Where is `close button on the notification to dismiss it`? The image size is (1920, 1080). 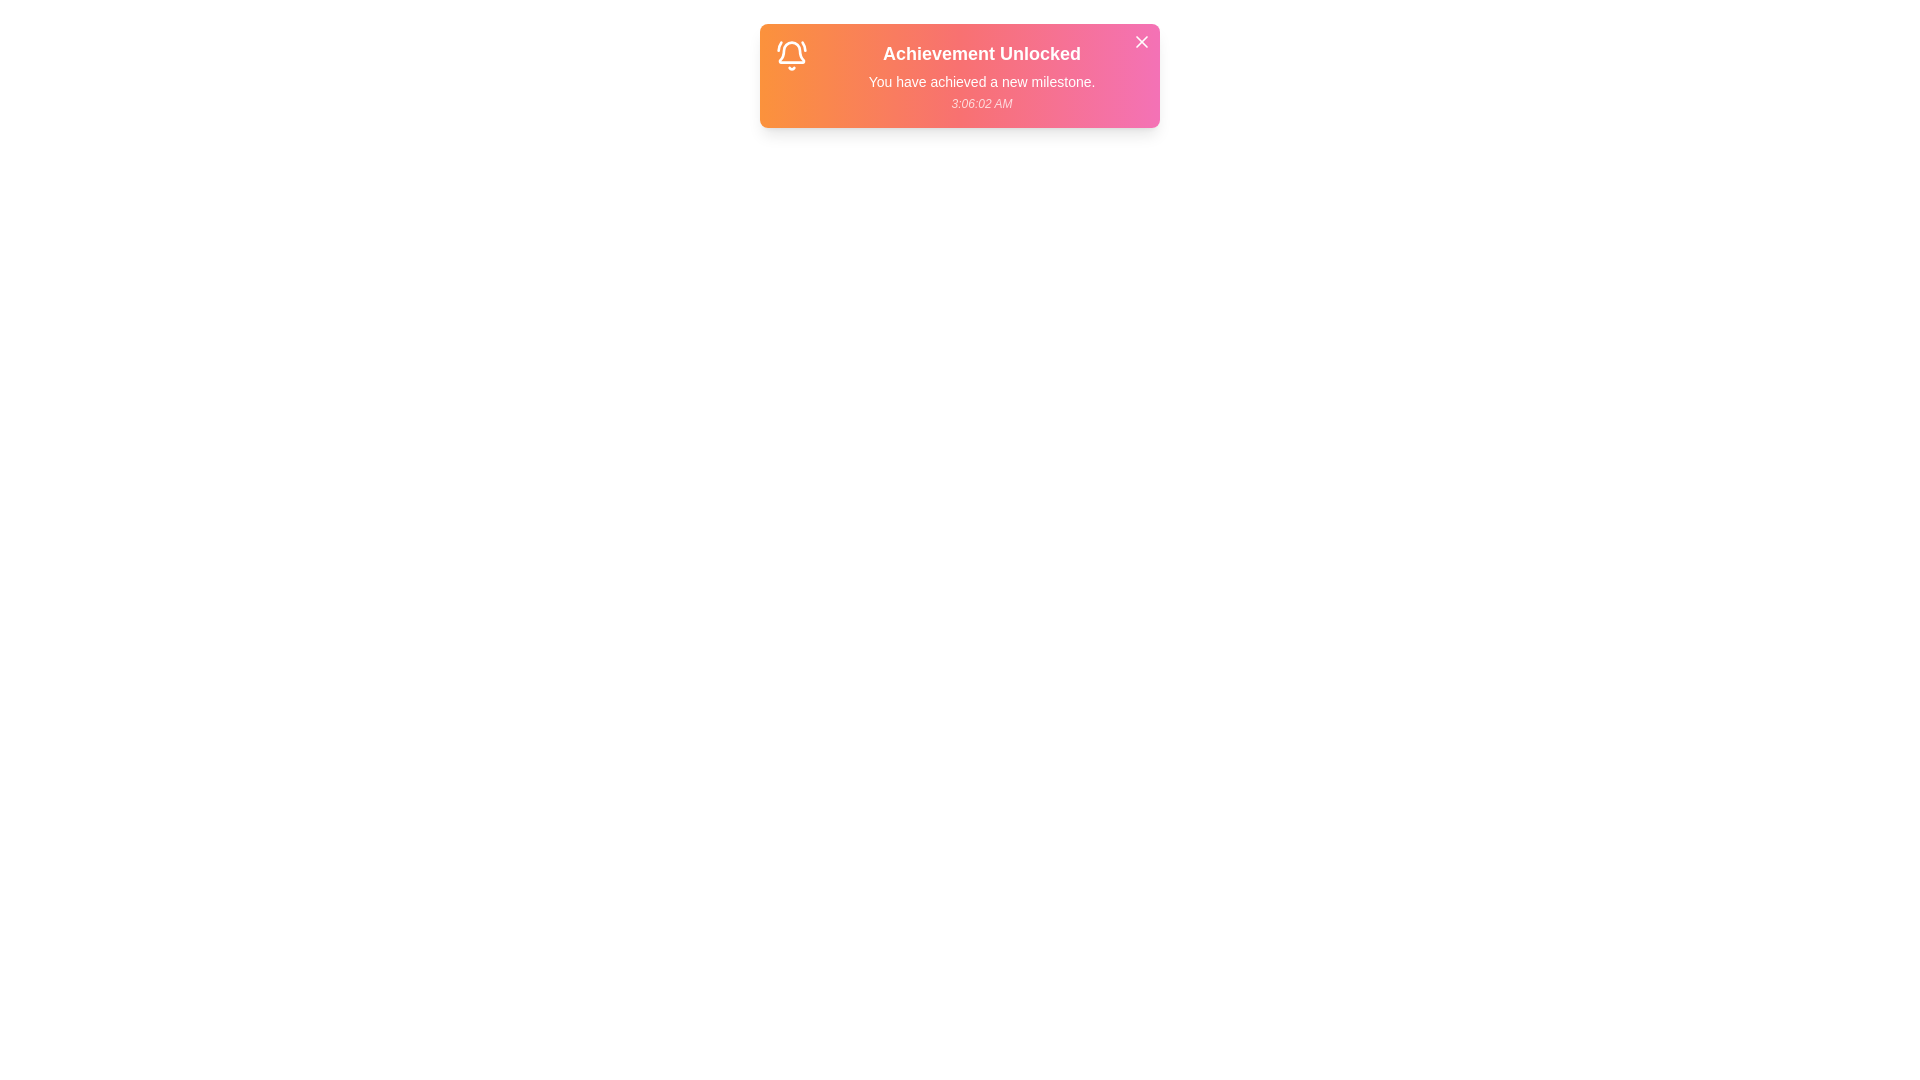
close button on the notification to dismiss it is located at coordinates (1142, 42).